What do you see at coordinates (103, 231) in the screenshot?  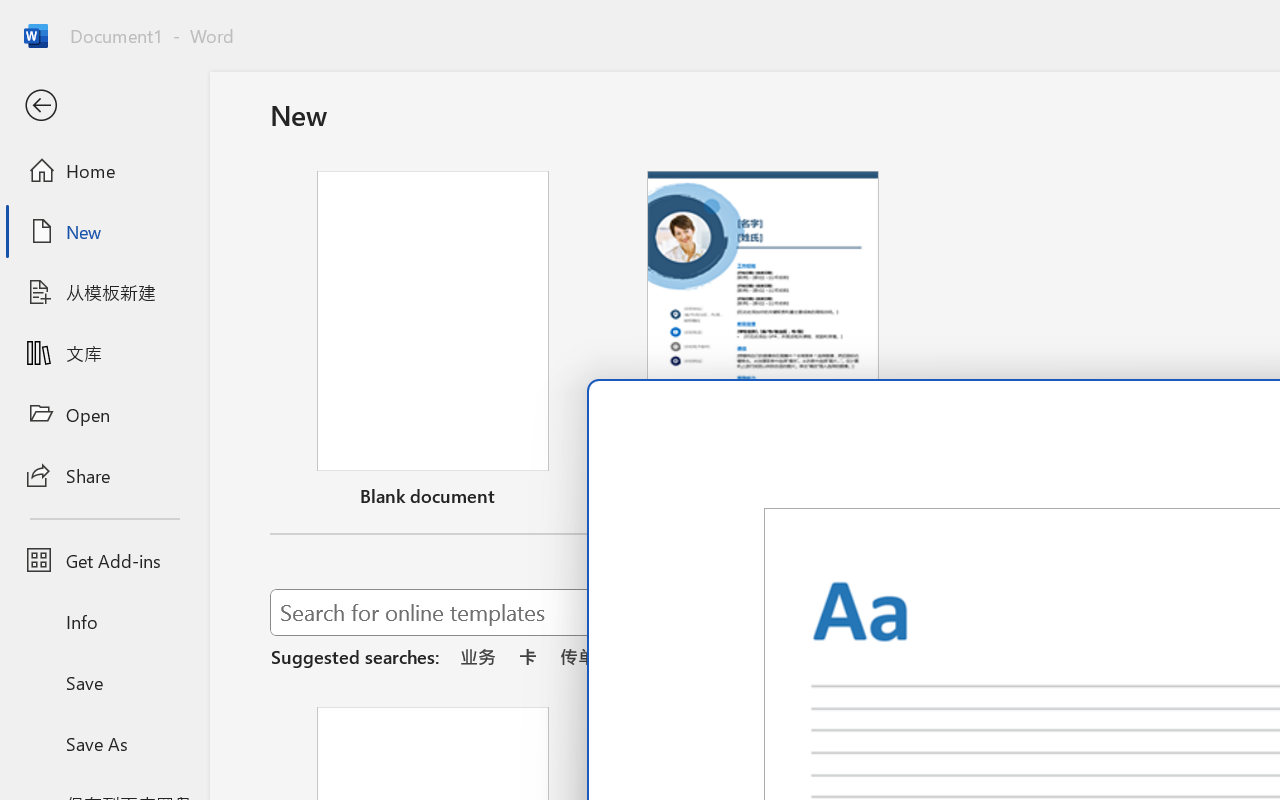 I see `'New'` at bounding box center [103, 231].